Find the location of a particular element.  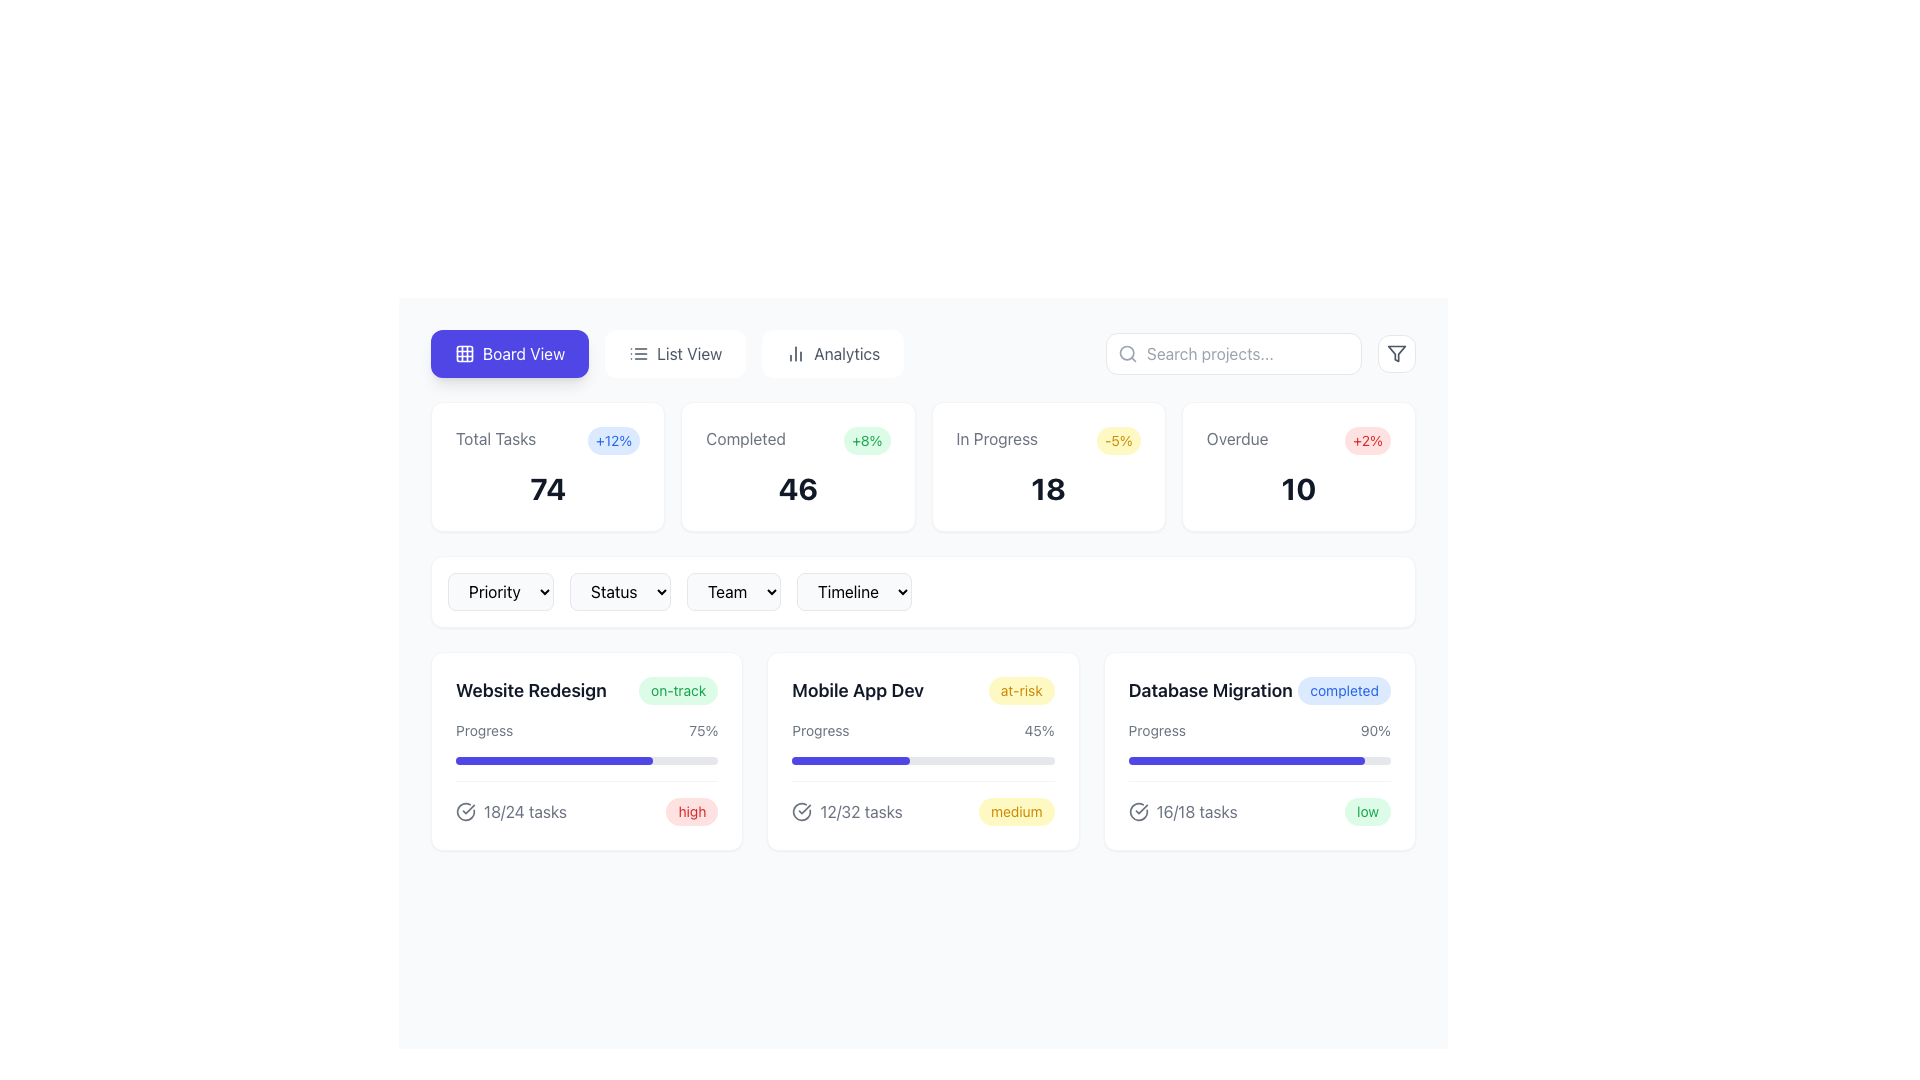

information displayed in the text element that shows '18/24 tasks', which is located beneath the 'Website Redesign' section, aligned with the progress bar, and adjacent to a checkmark icon and a status indicator is located at coordinates (525, 812).